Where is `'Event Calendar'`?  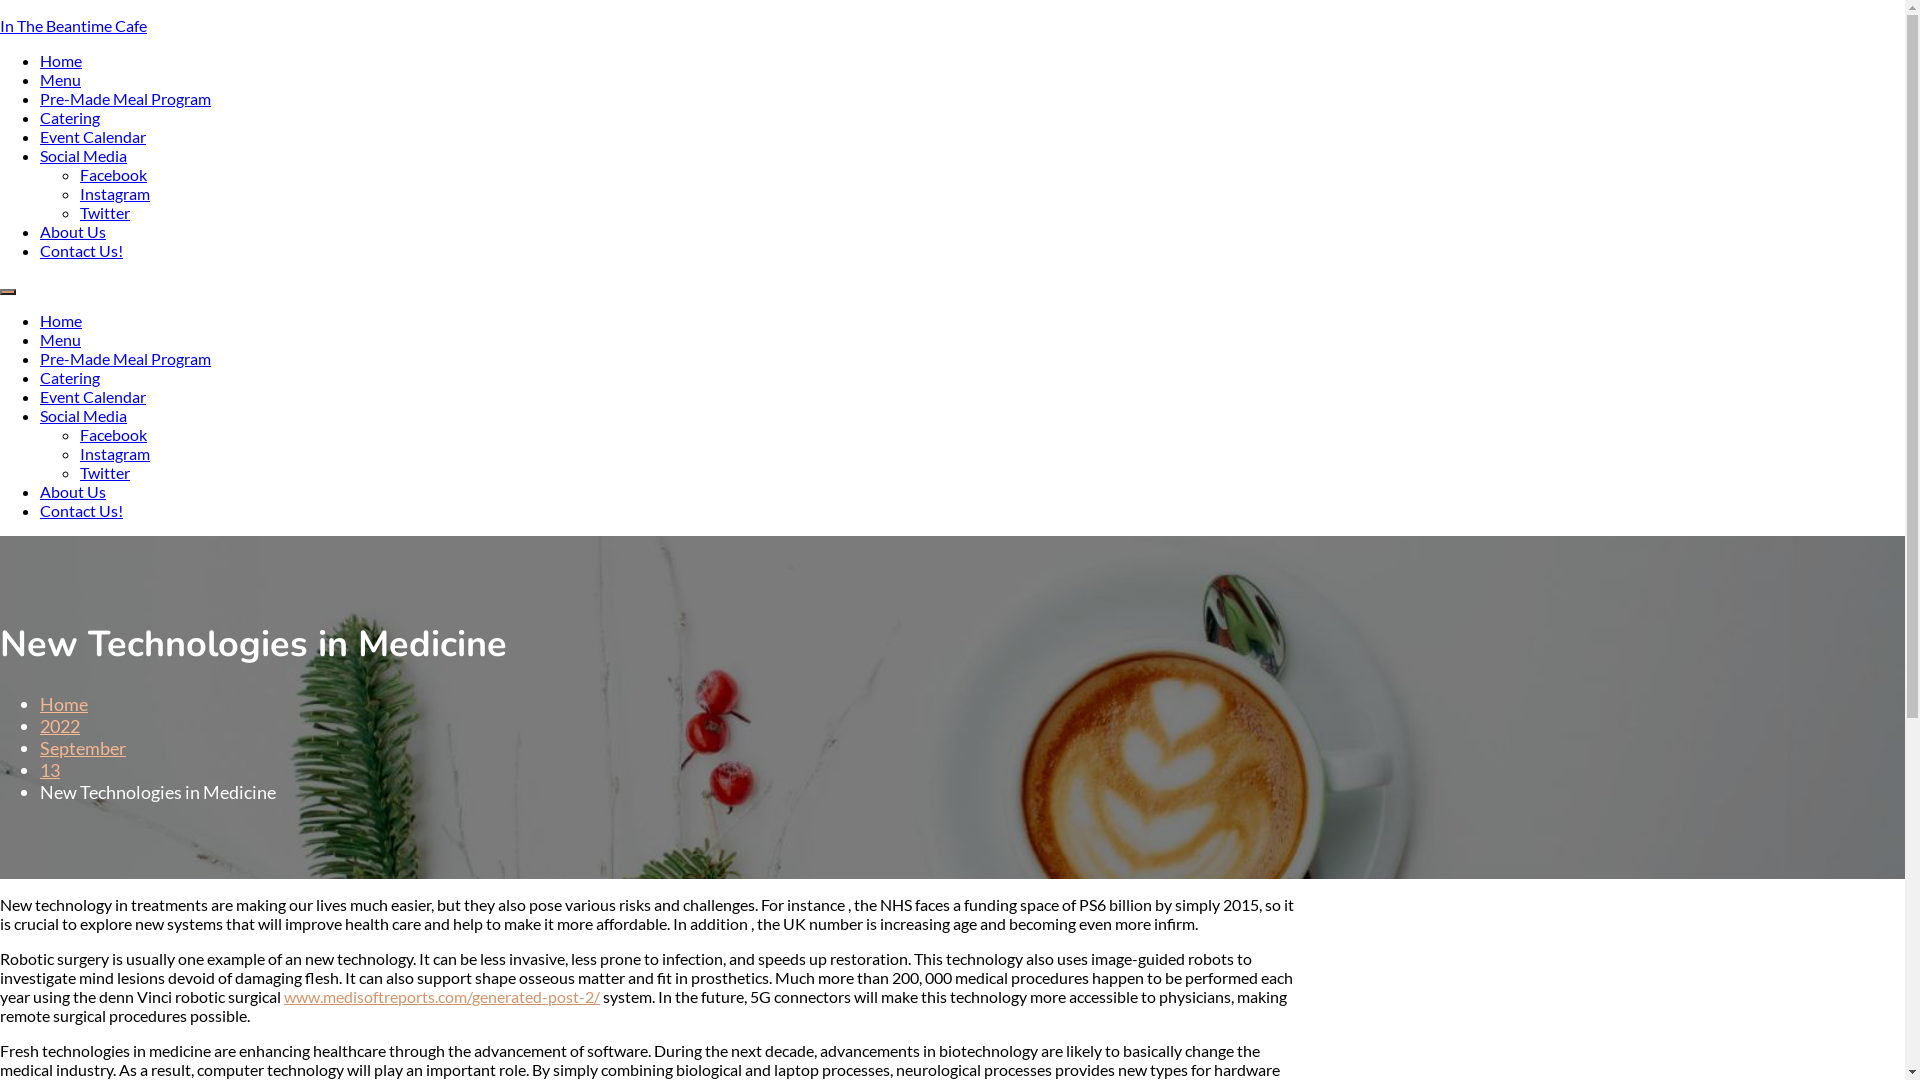 'Event Calendar' is located at coordinates (39, 135).